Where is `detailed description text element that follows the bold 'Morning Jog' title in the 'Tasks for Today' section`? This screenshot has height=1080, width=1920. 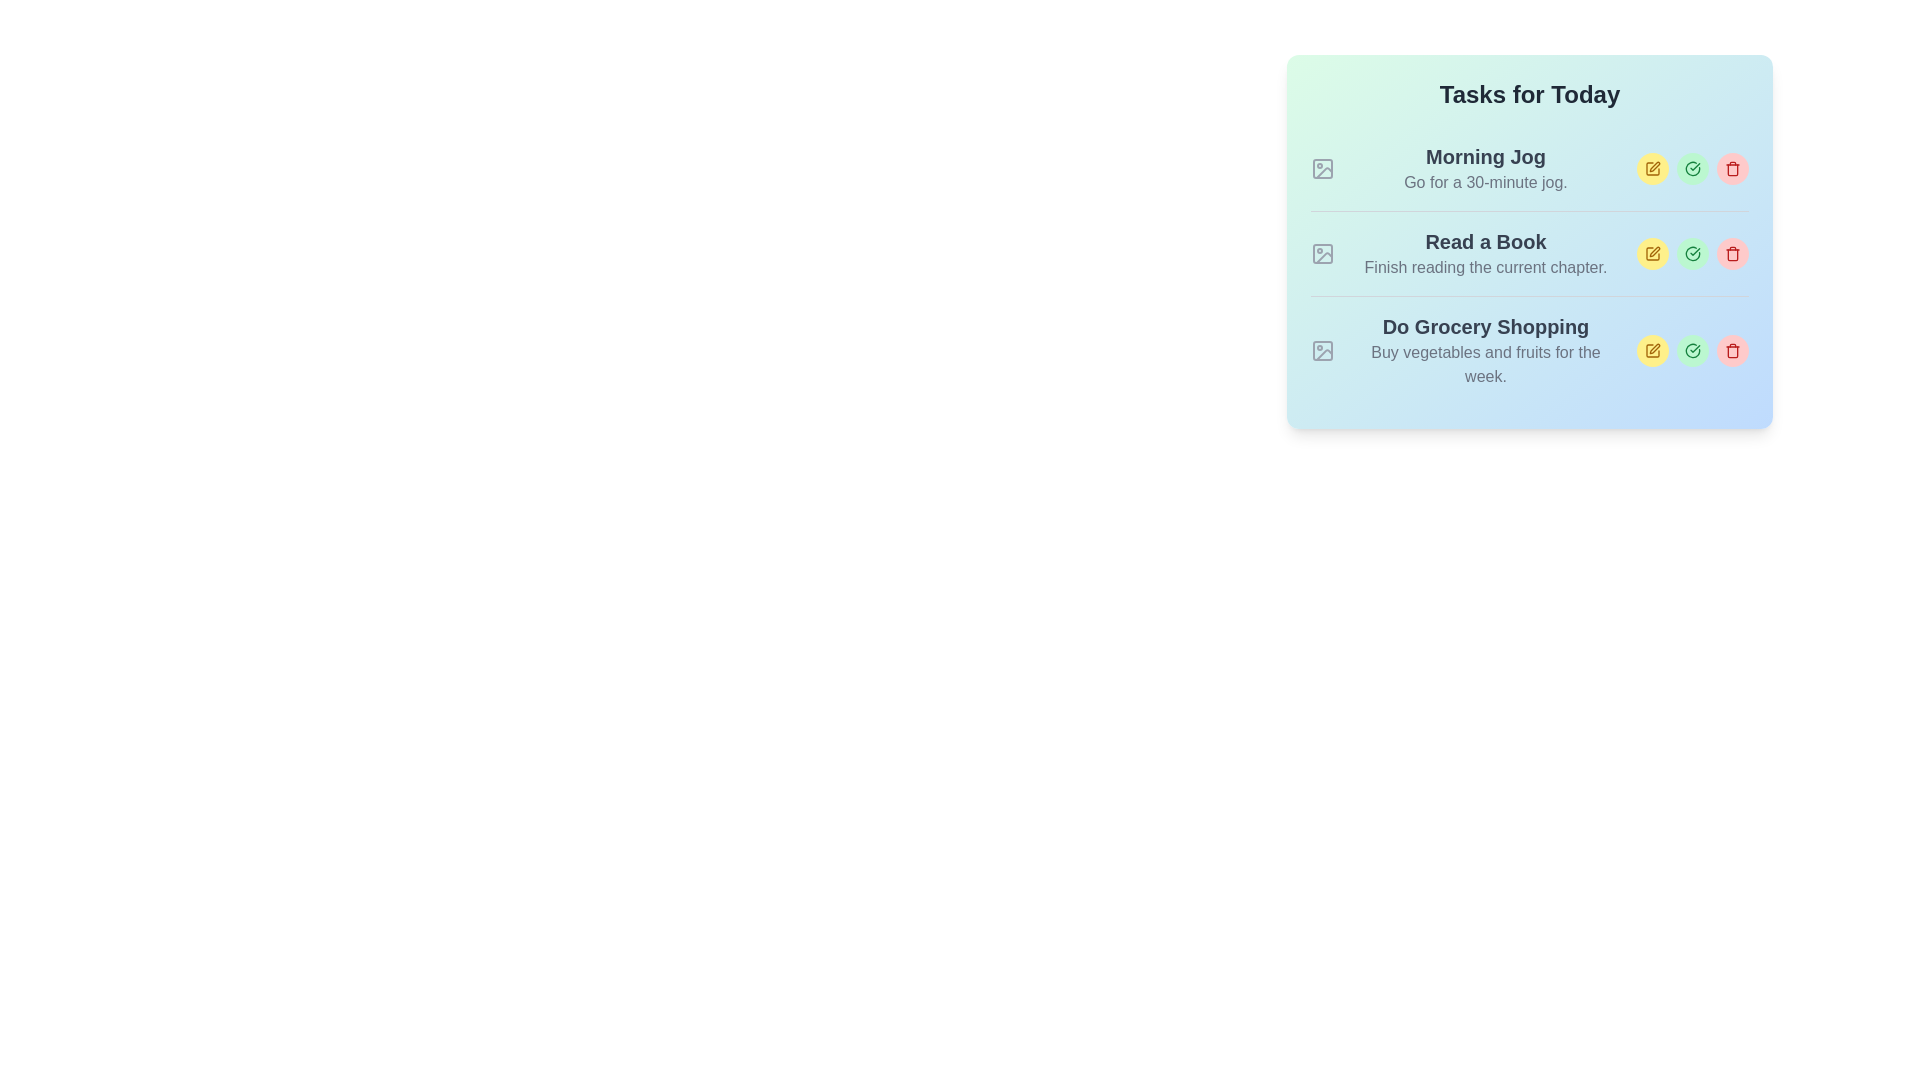
detailed description text element that follows the bold 'Morning Jog' title in the 'Tasks for Today' section is located at coordinates (1486, 182).